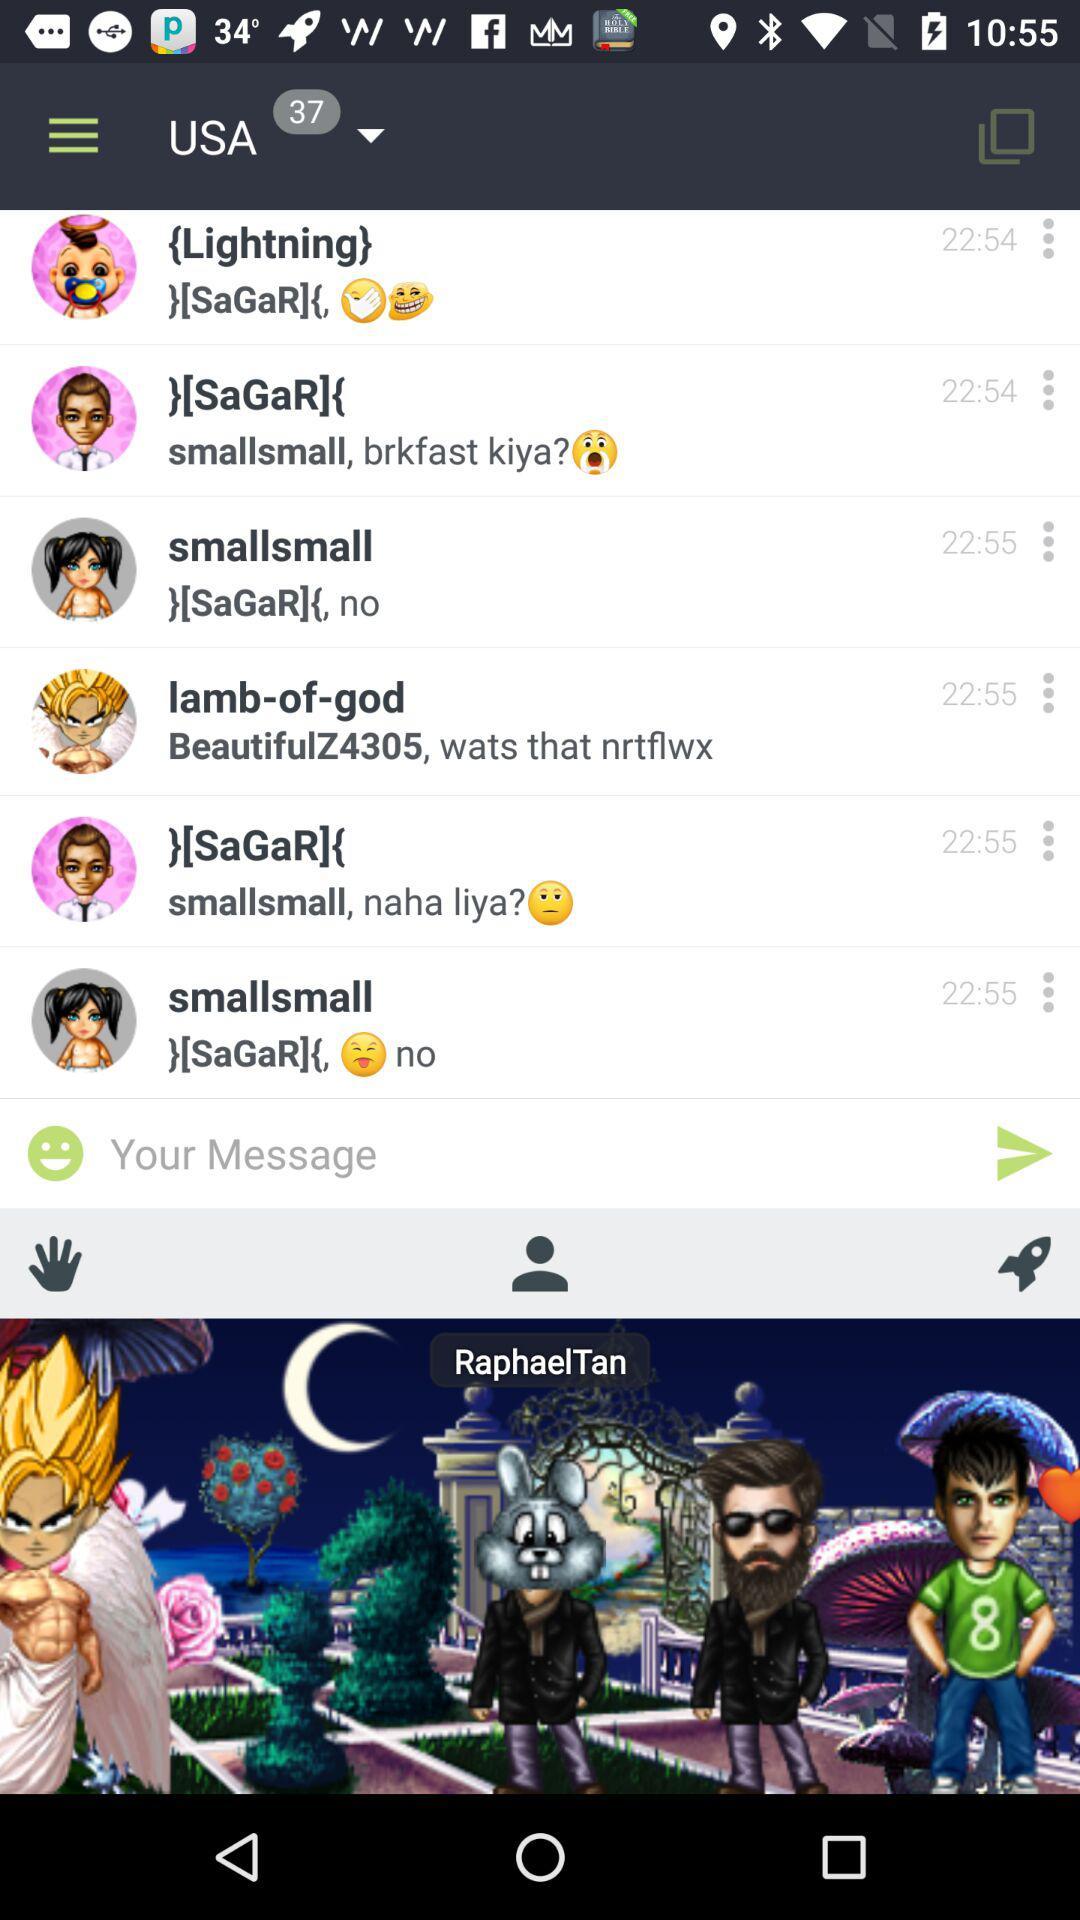 This screenshot has width=1080, height=1920. I want to click on speed, so click(1024, 1262).